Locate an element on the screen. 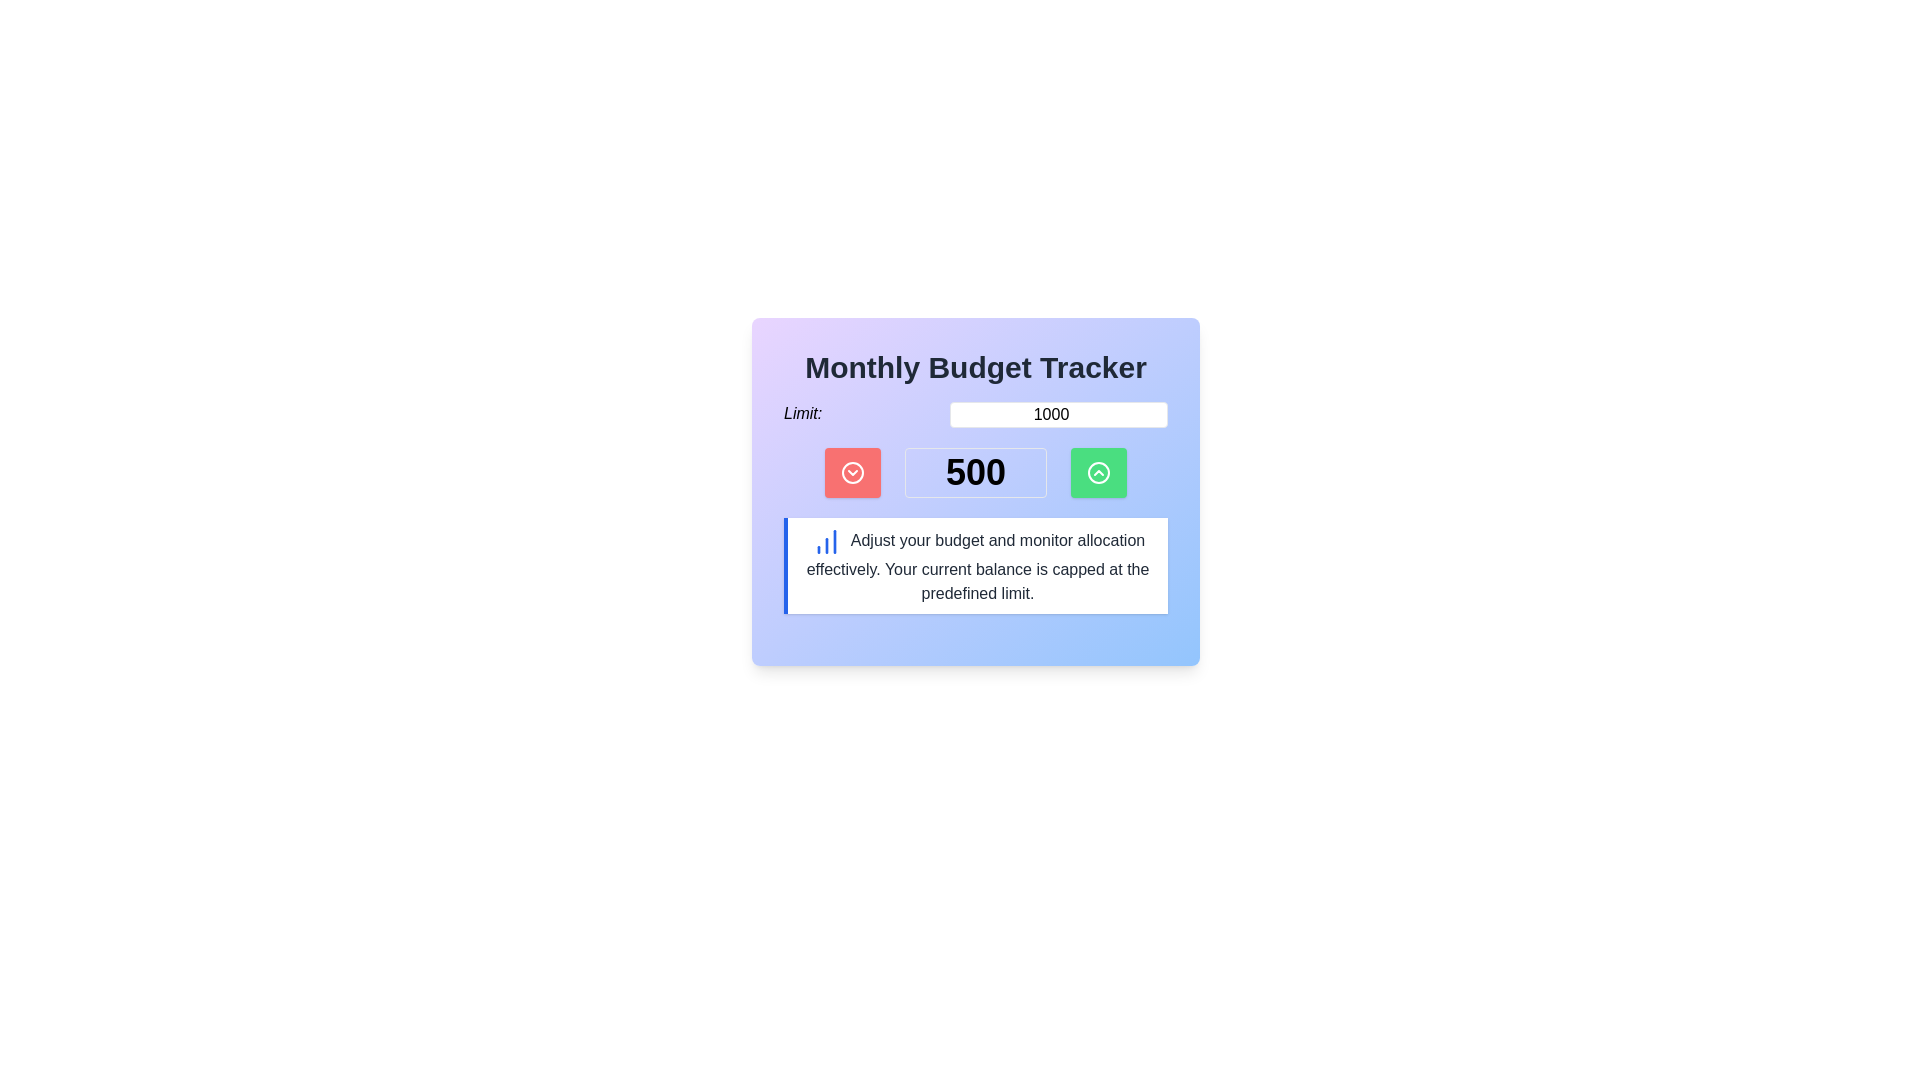 The height and width of the screenshot is (1080, 1920). the red circular graphical icon component with a white border that resembles a downward-facing chevron is located at coordinates (852, 473).